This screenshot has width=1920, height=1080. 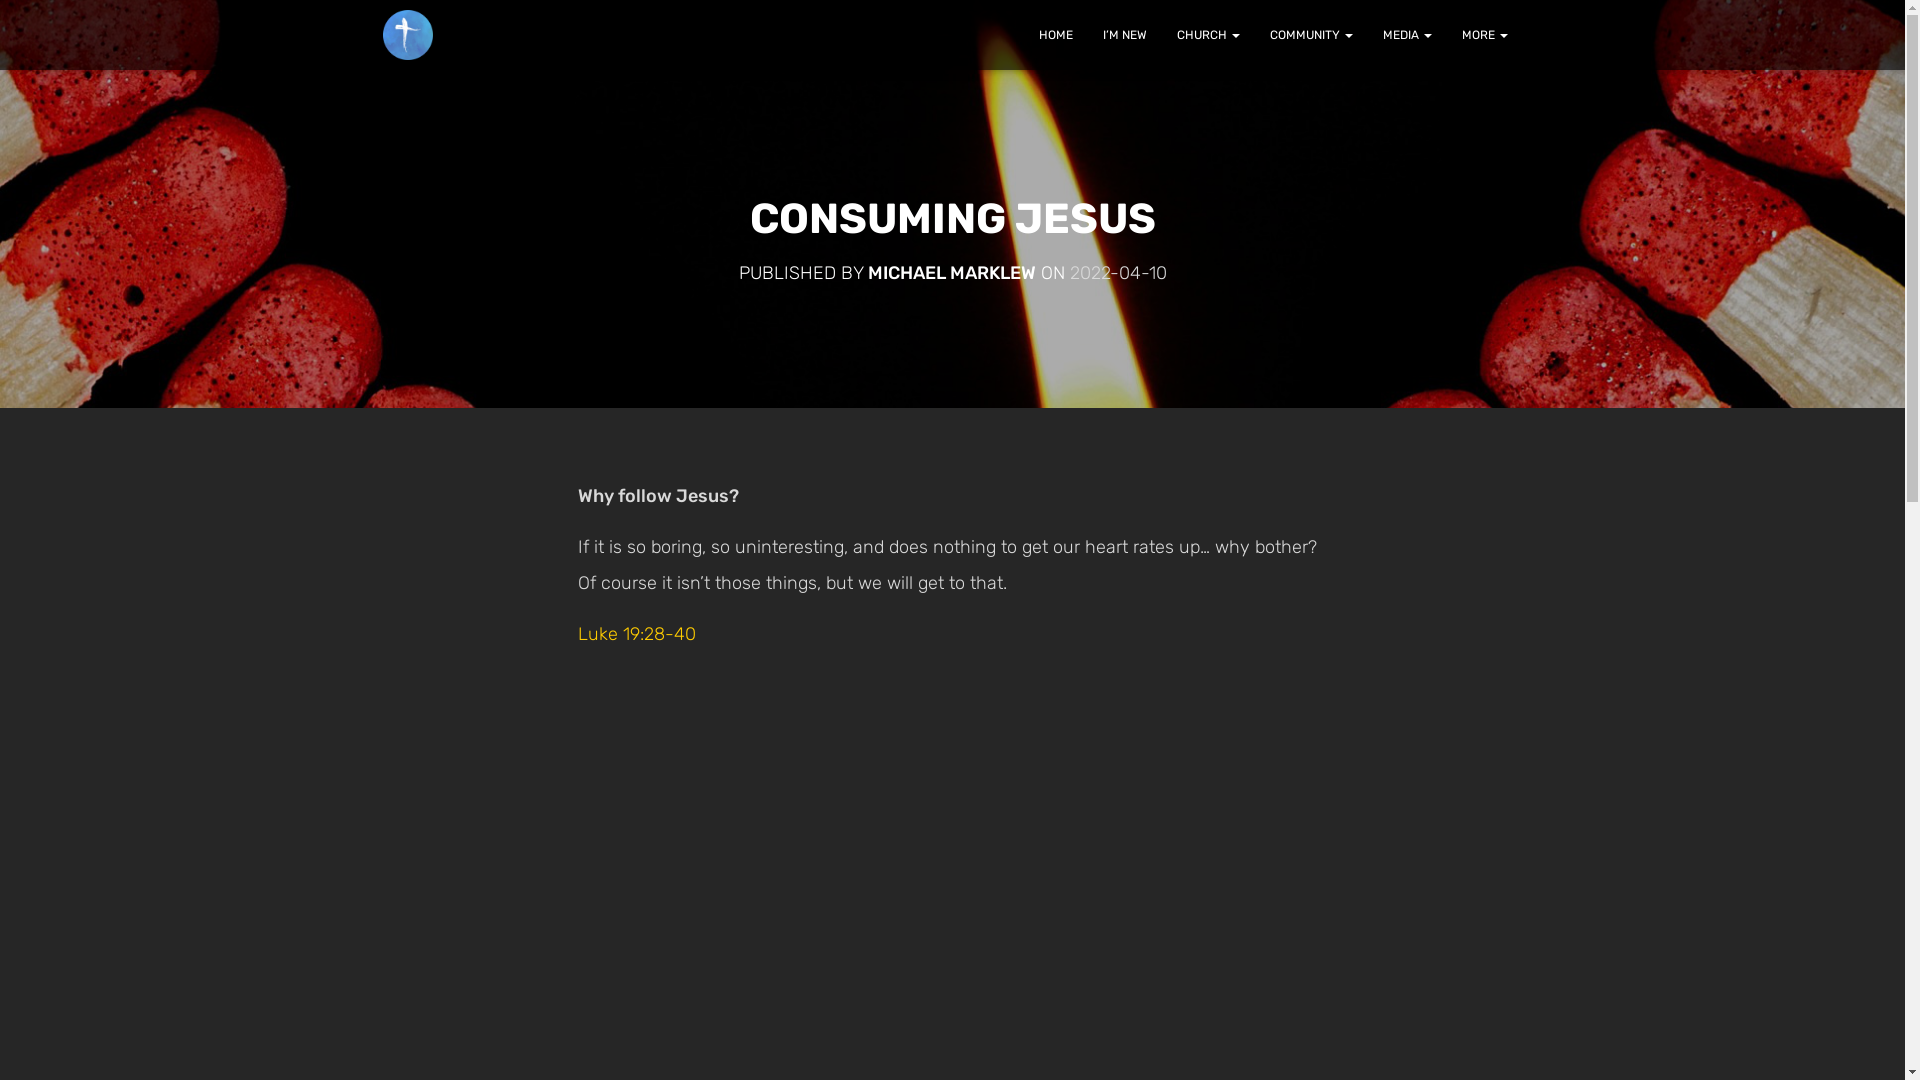 I want to click on 'Stockton Anglican', so click(x=407, y=34).